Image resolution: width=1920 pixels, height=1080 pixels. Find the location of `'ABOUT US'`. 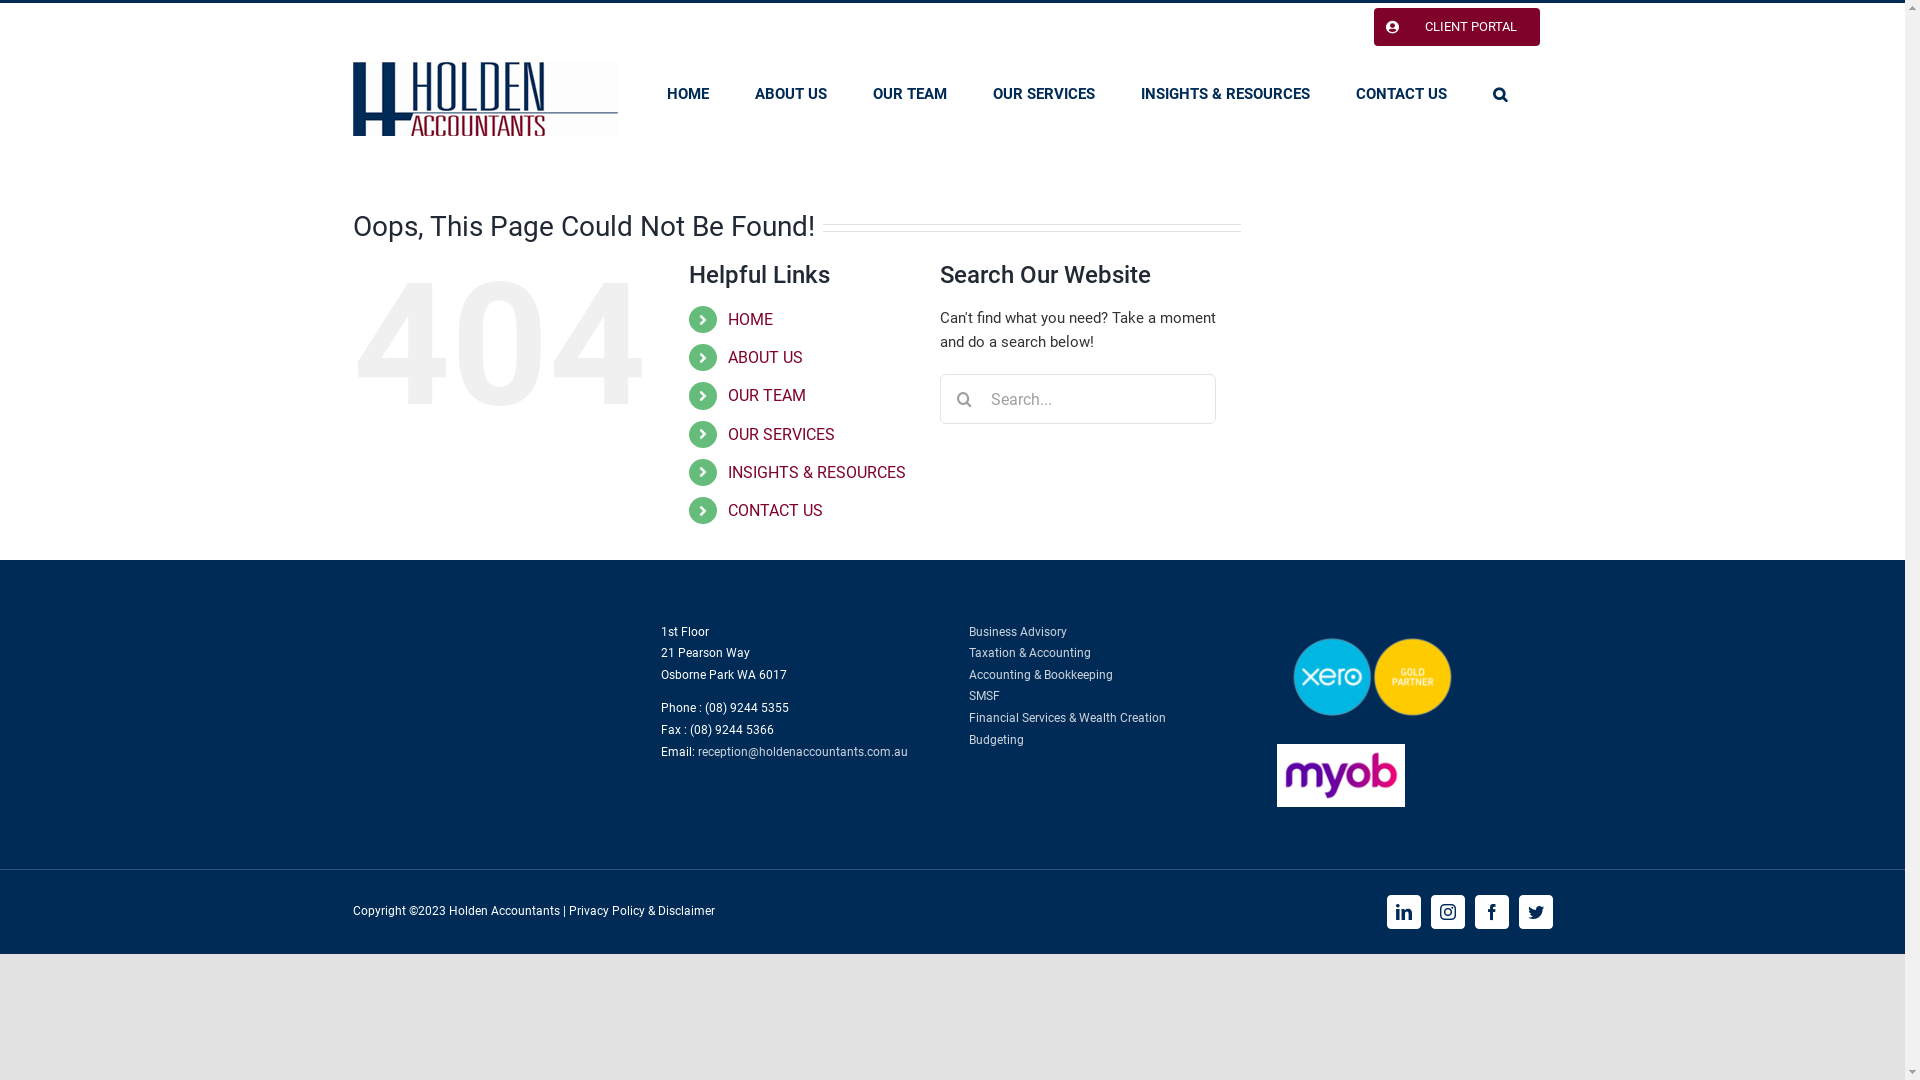

'ABOUT US' is located at coordinates (764, 356).